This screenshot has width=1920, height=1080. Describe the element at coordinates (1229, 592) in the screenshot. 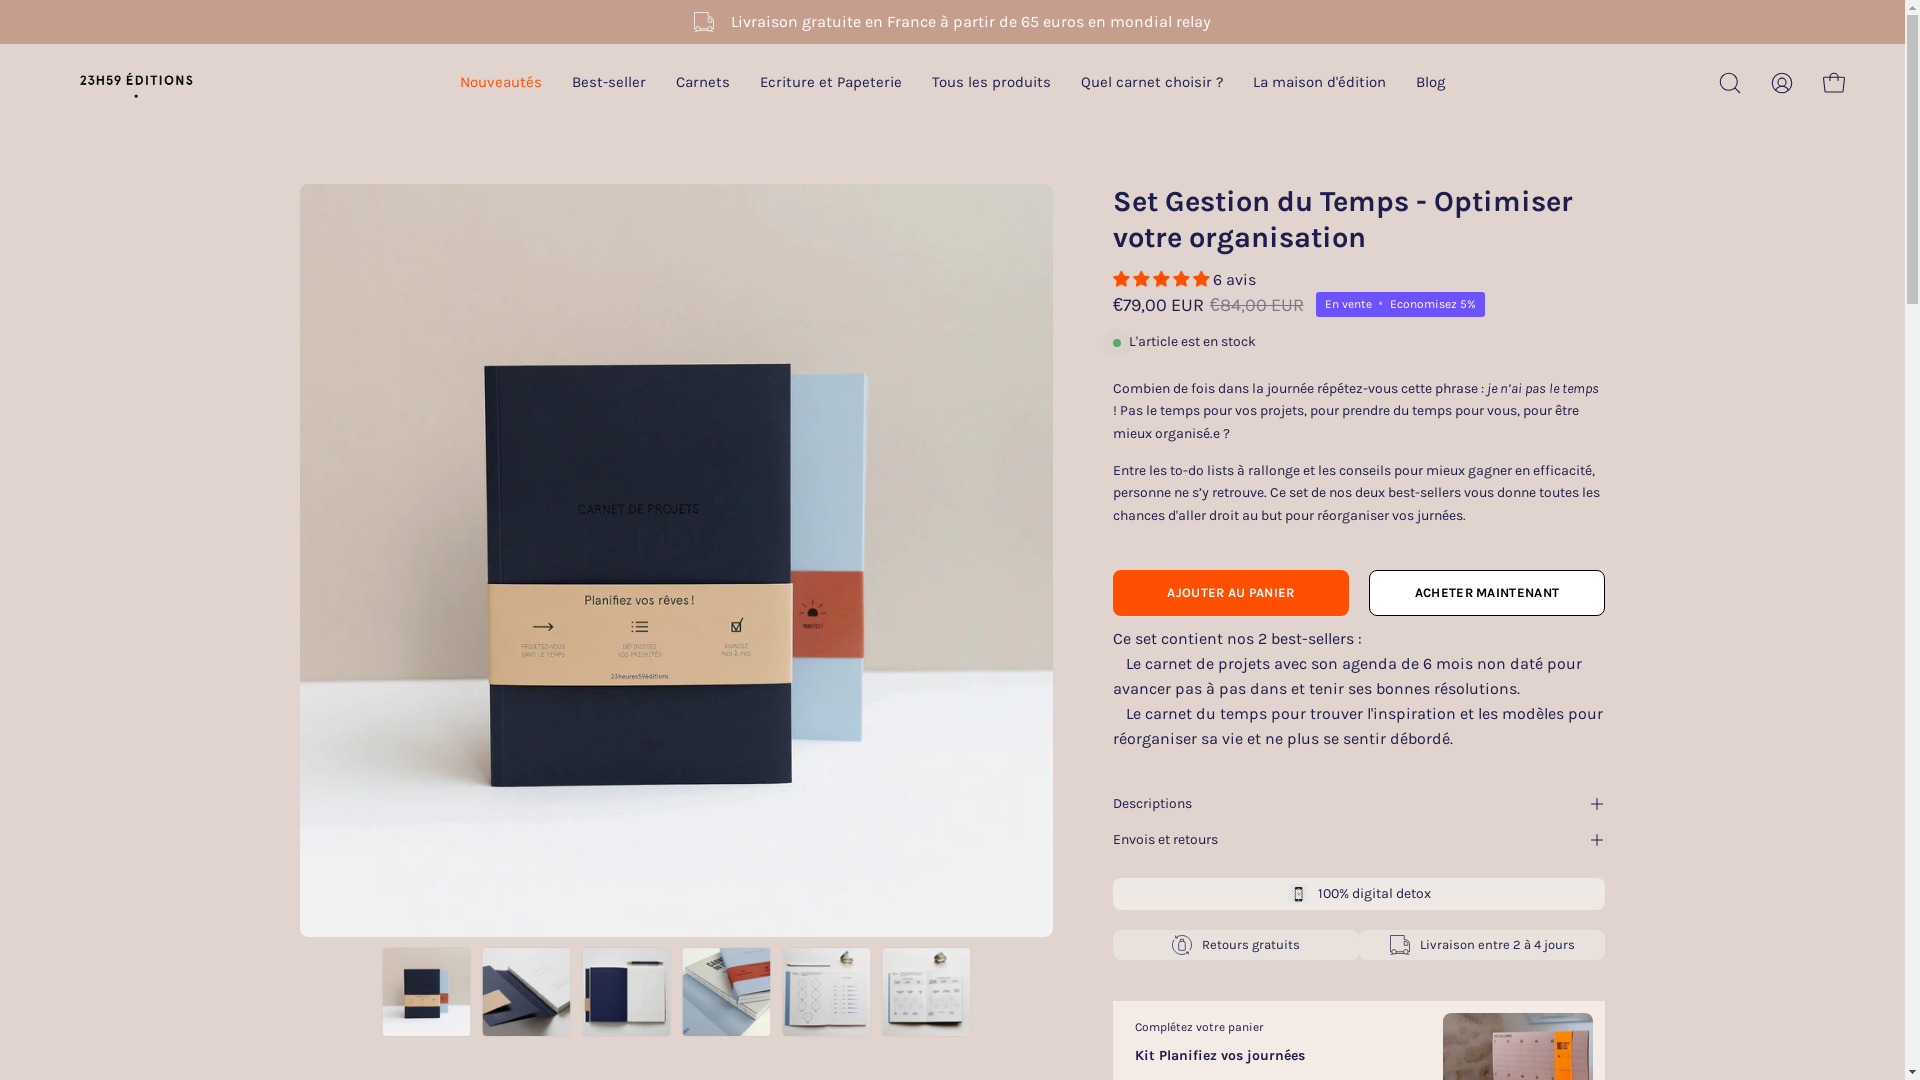

I see `'AJOUTER AU PANIER'` at that location.